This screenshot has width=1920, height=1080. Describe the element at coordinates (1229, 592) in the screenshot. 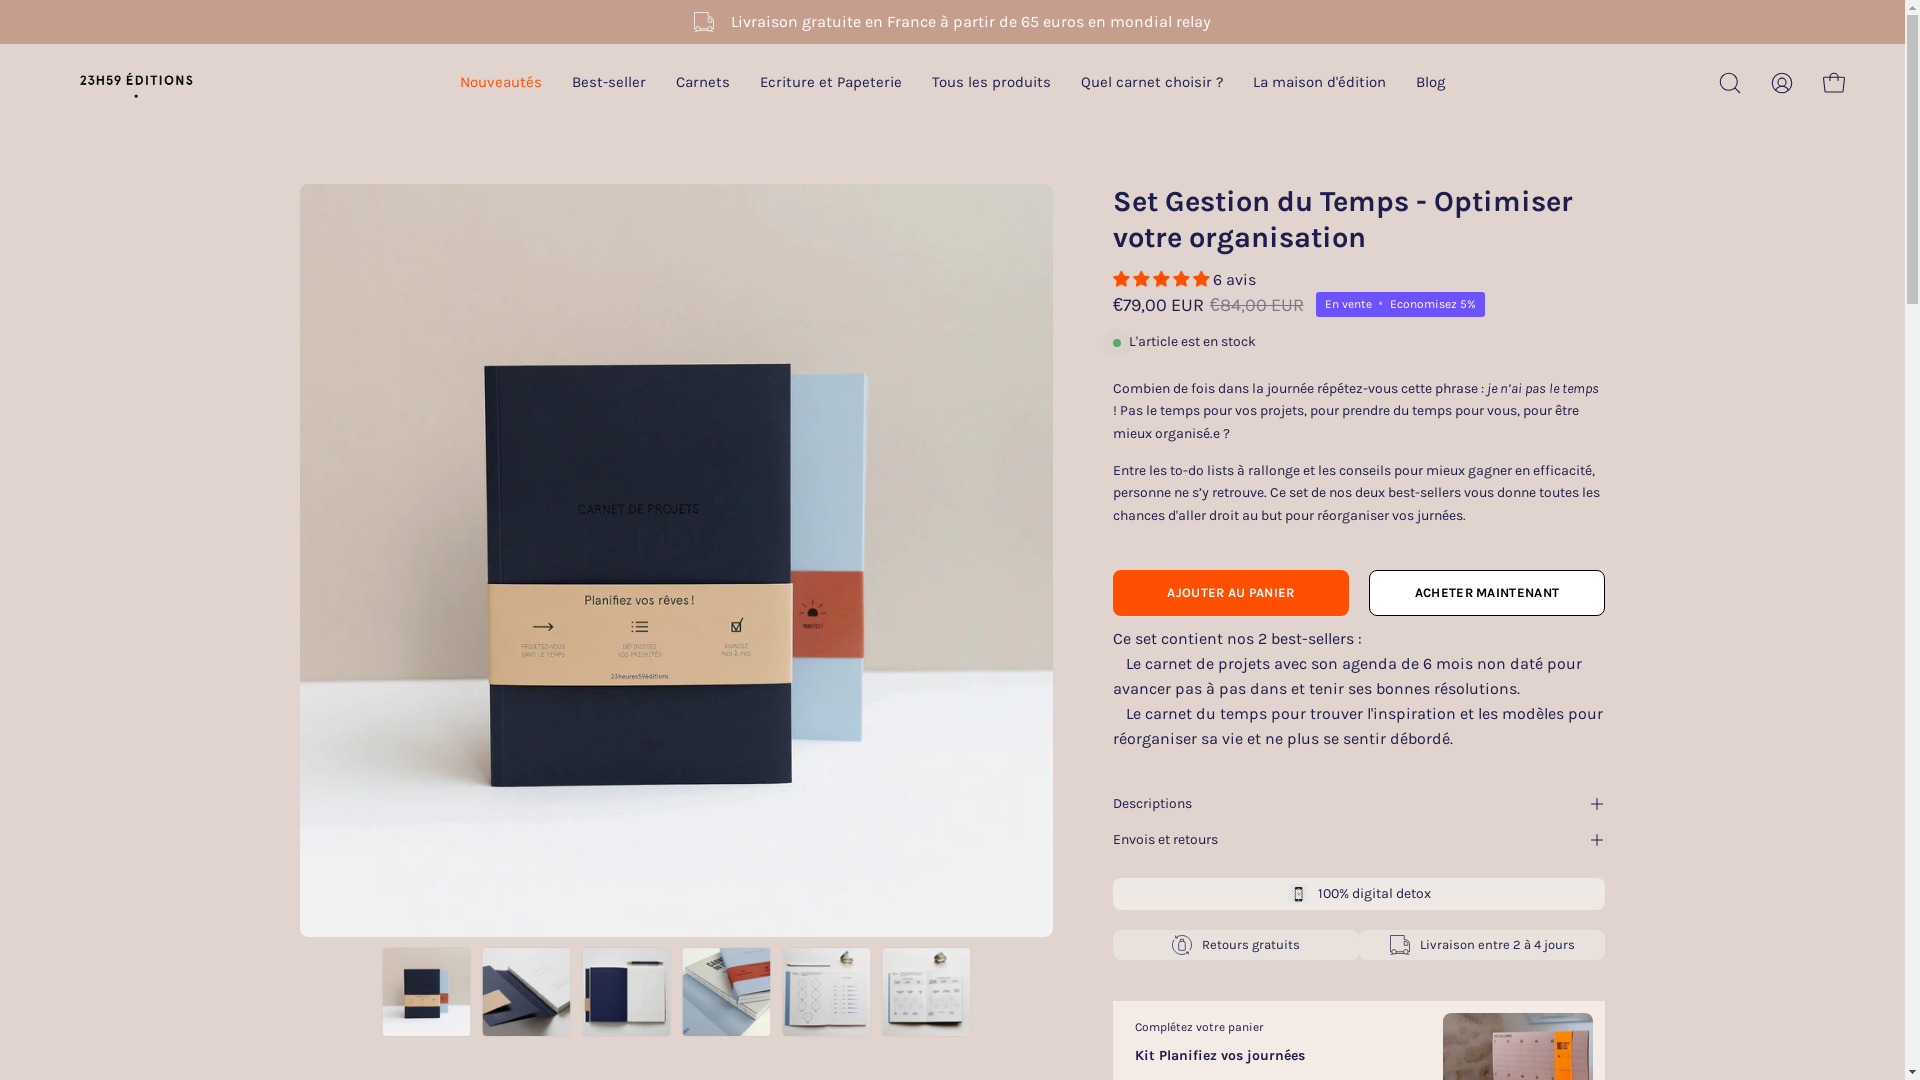

I see `'AJOUTER AU PANIER'` at that location.